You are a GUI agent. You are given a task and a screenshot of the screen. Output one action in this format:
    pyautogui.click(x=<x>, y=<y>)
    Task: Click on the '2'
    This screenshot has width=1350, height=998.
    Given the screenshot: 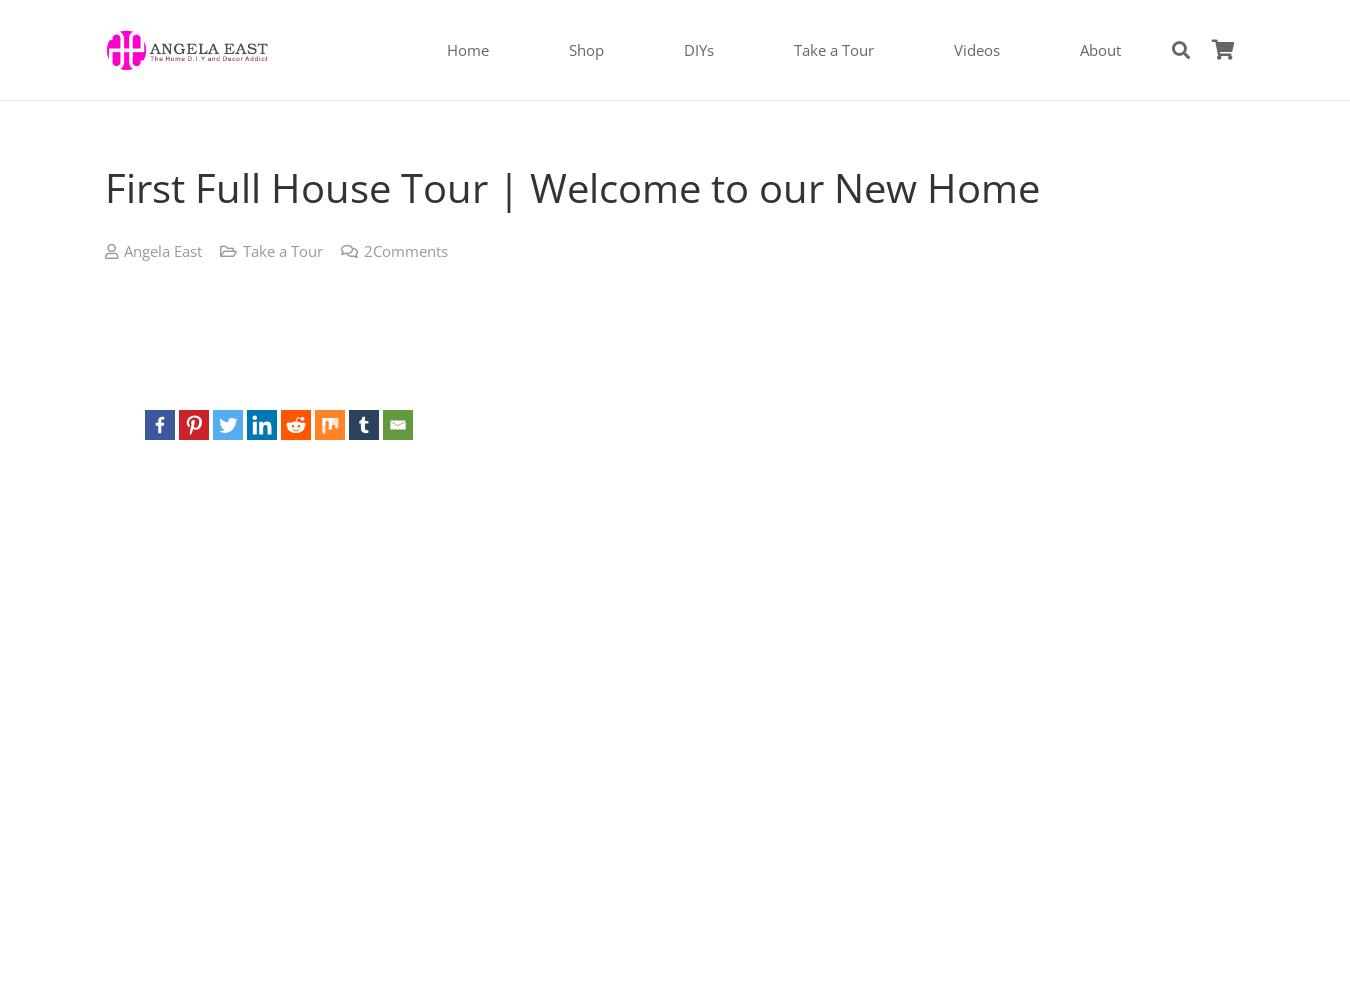 What is the action you would take?
    pyautogui.click(x=368, y=249)
    